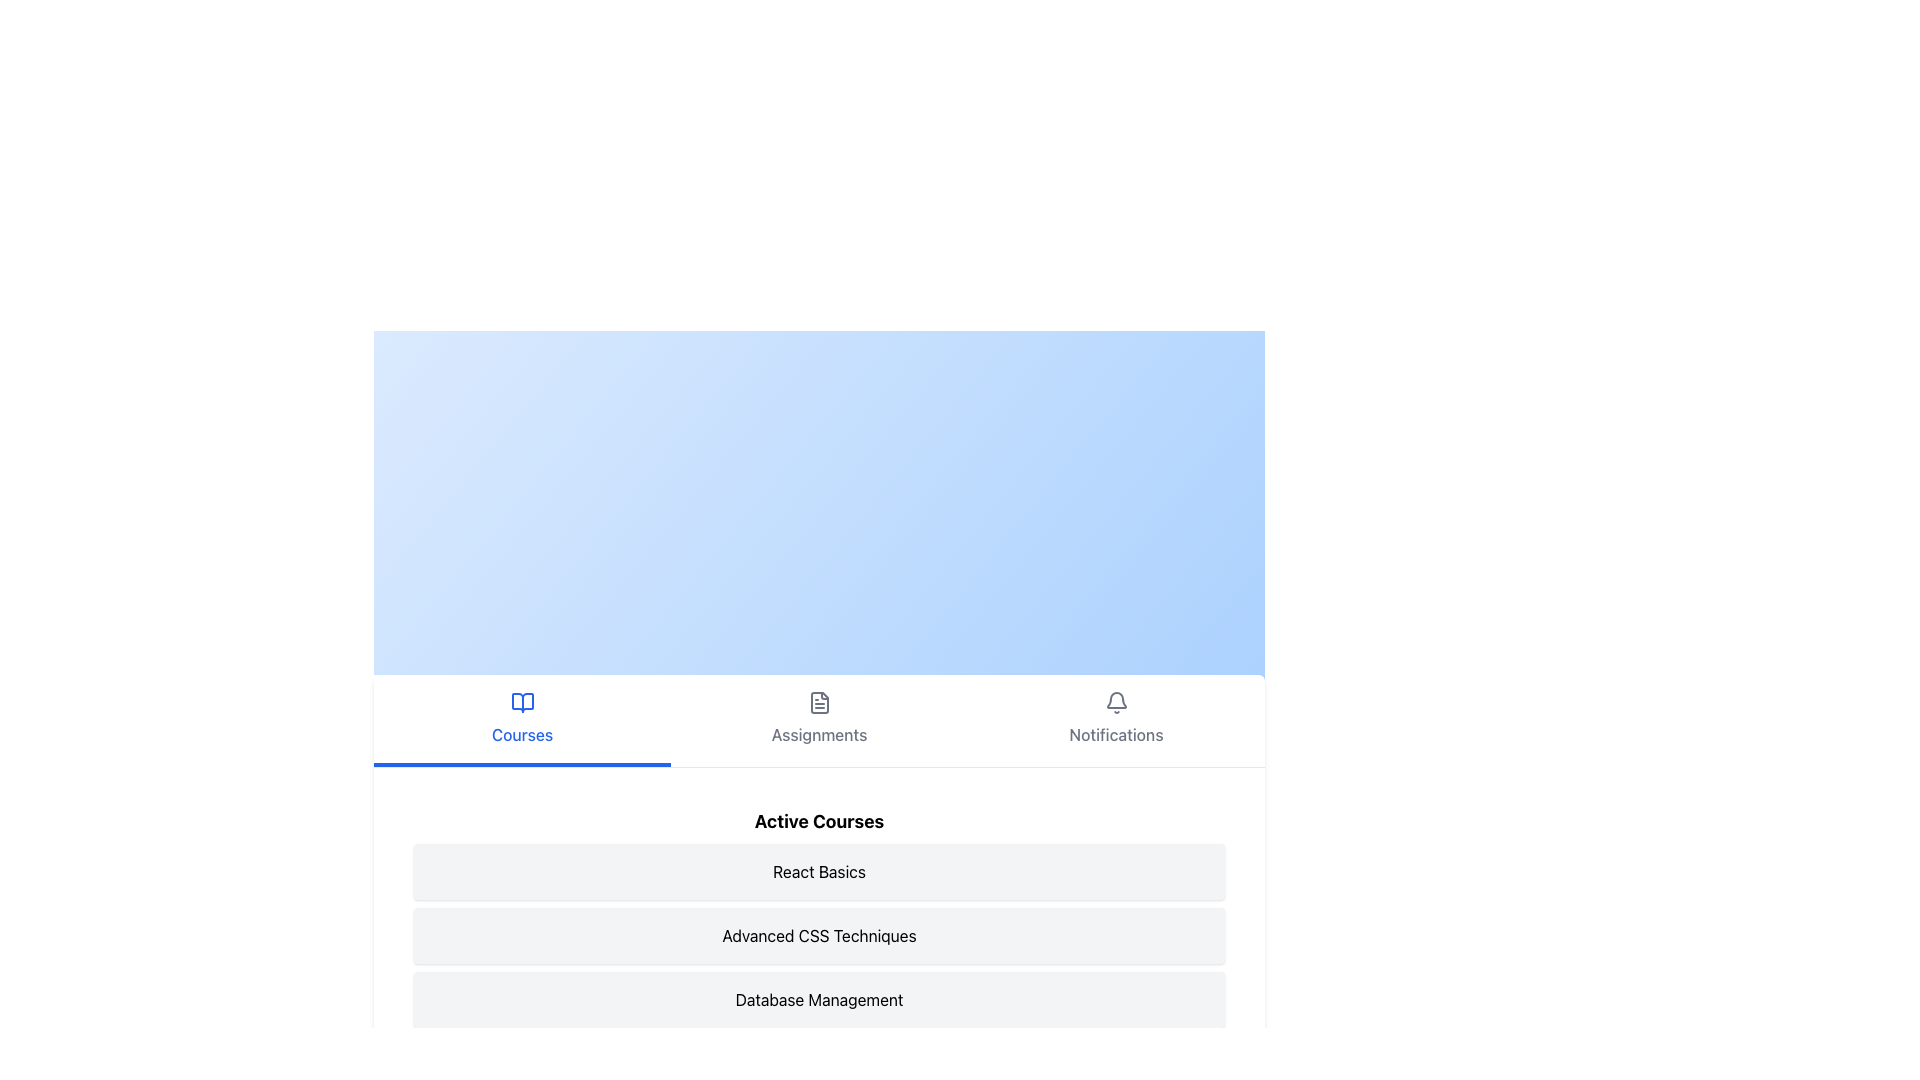 The width and height of the screenshot is (1920, 1080). What do you see at coordinates (819, 717) in the screenshot?
I see `the Navigation Button labeled 'Assignments', which features a gray document icon above the text label` at bounding box center [819, 717].